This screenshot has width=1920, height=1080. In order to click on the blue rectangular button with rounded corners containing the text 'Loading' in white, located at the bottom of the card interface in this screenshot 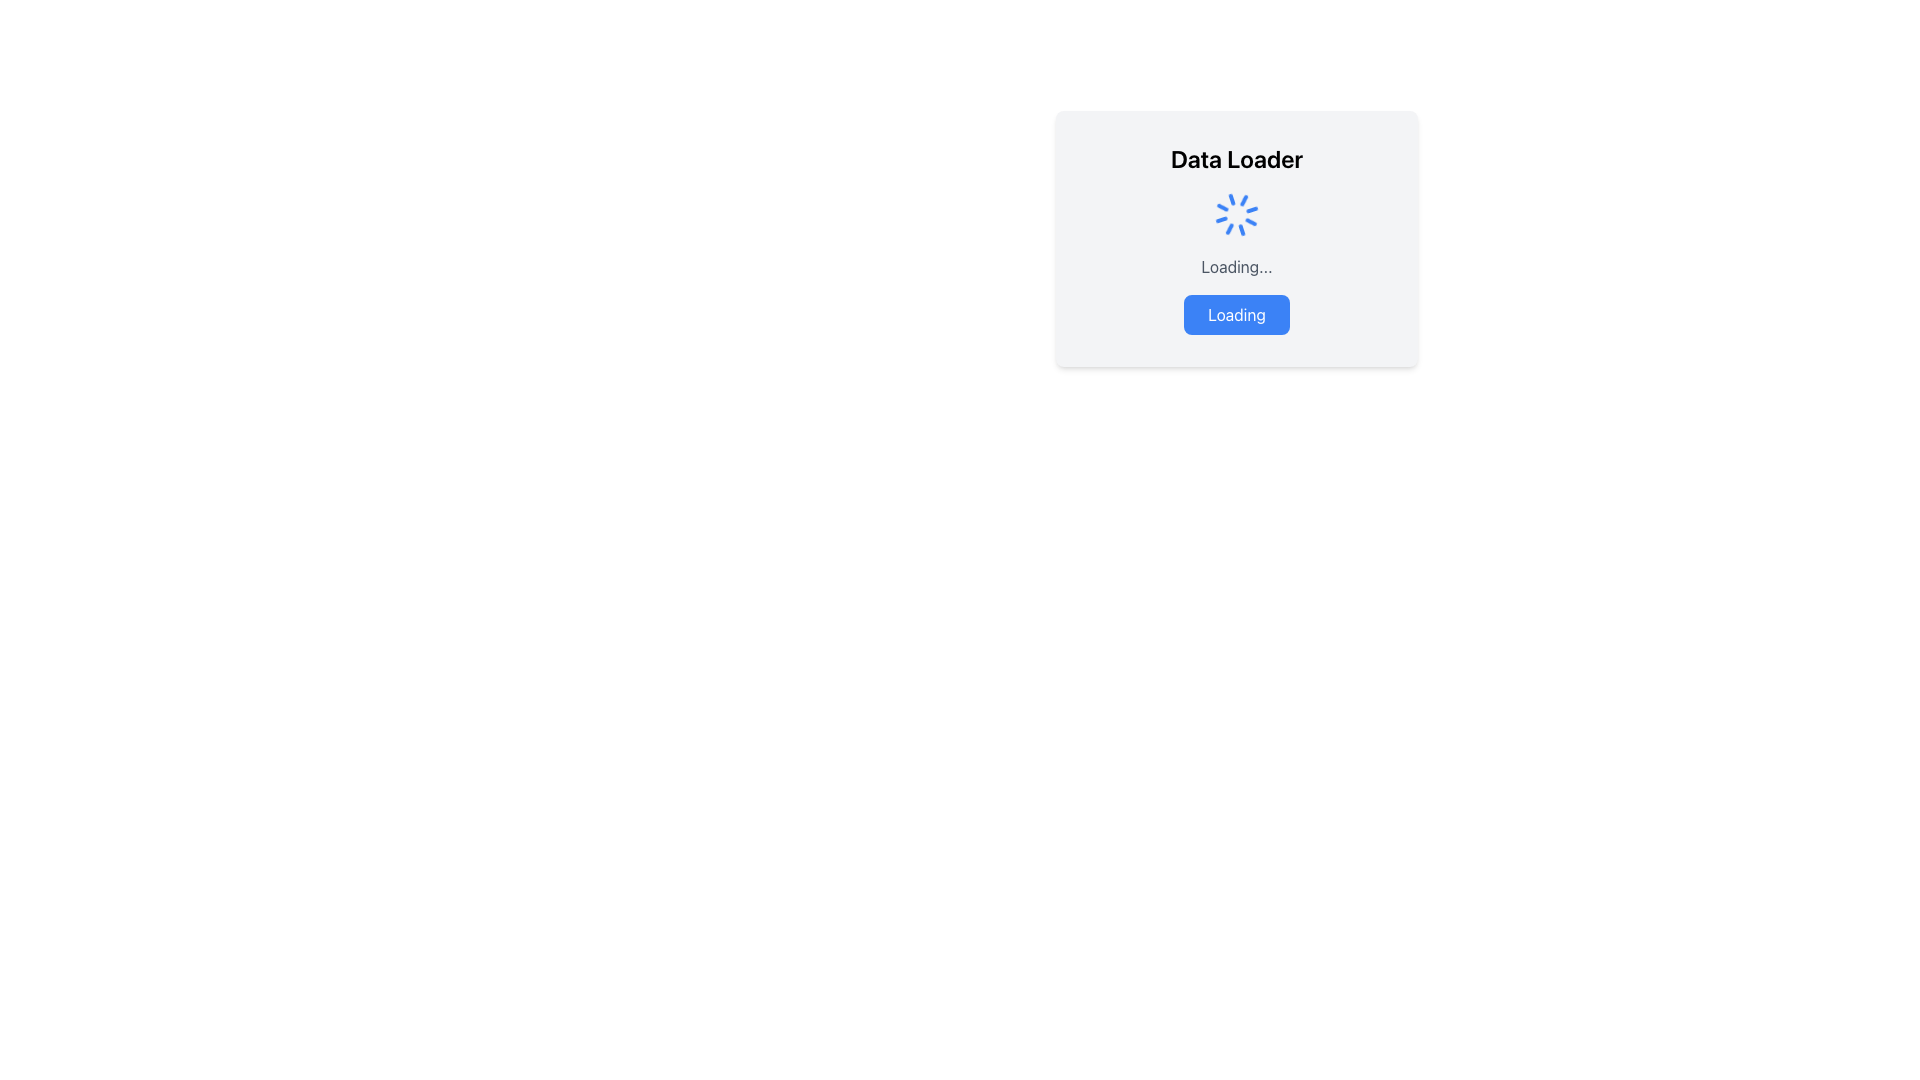, I will do `click(1236, 315)`.